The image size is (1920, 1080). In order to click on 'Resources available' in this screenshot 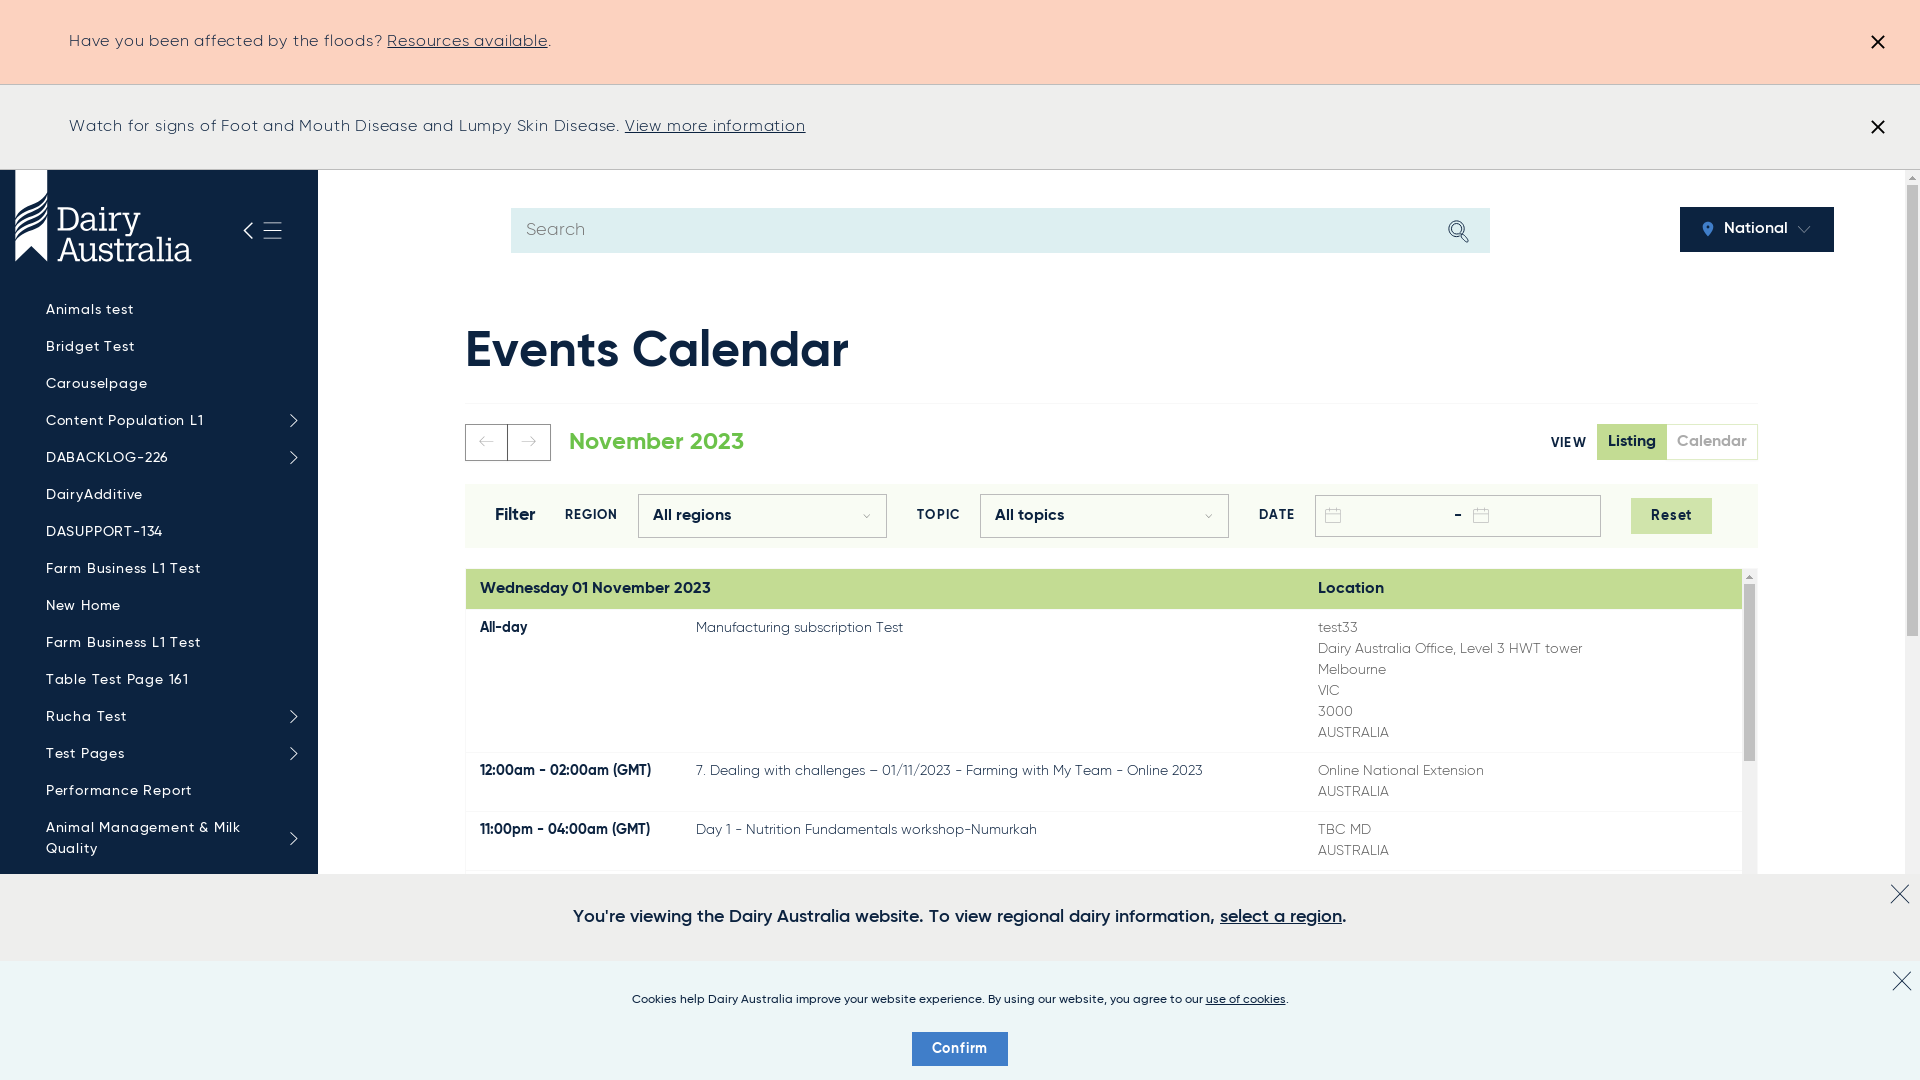, I will do `click(465, 42)`.